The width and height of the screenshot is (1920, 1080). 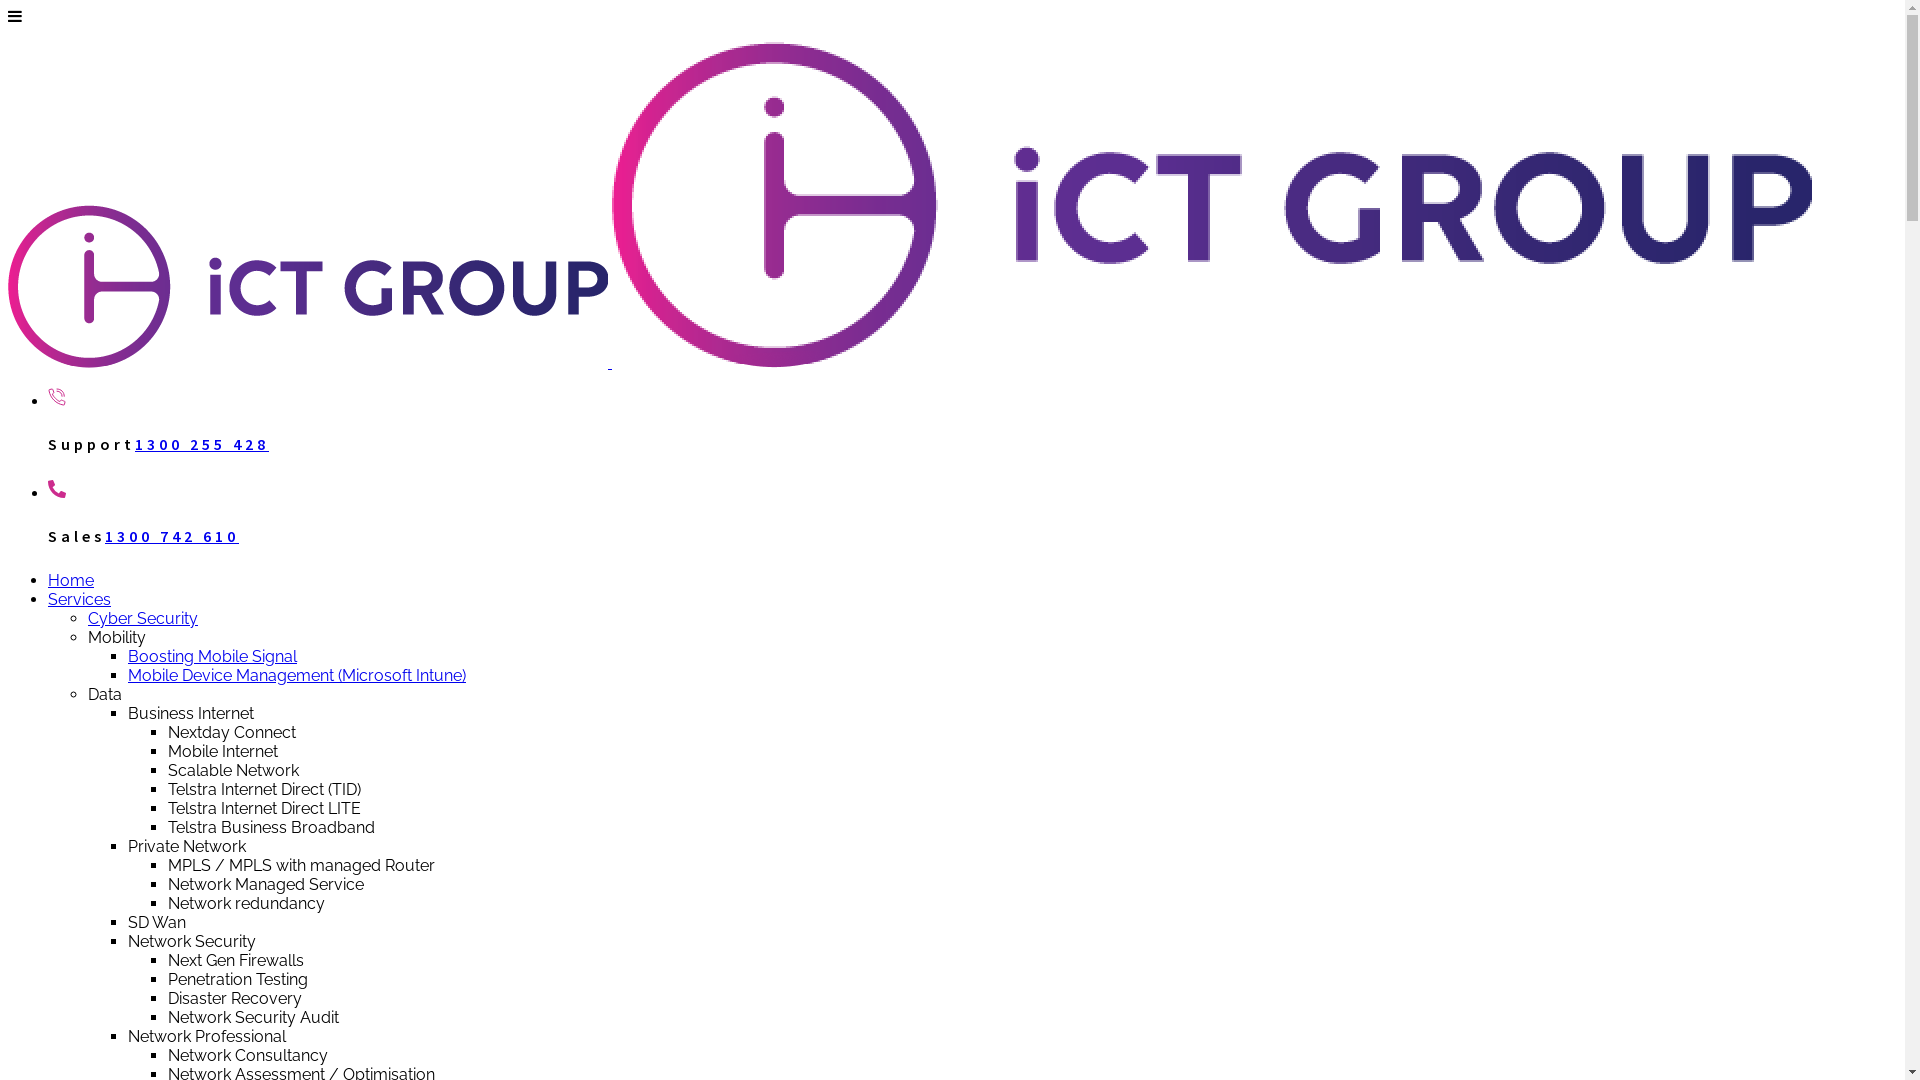 What do you see at coordinates (235, 998) in the screenshot?
I see `'Disaster Recovery'` at bounding box center [235, 998].